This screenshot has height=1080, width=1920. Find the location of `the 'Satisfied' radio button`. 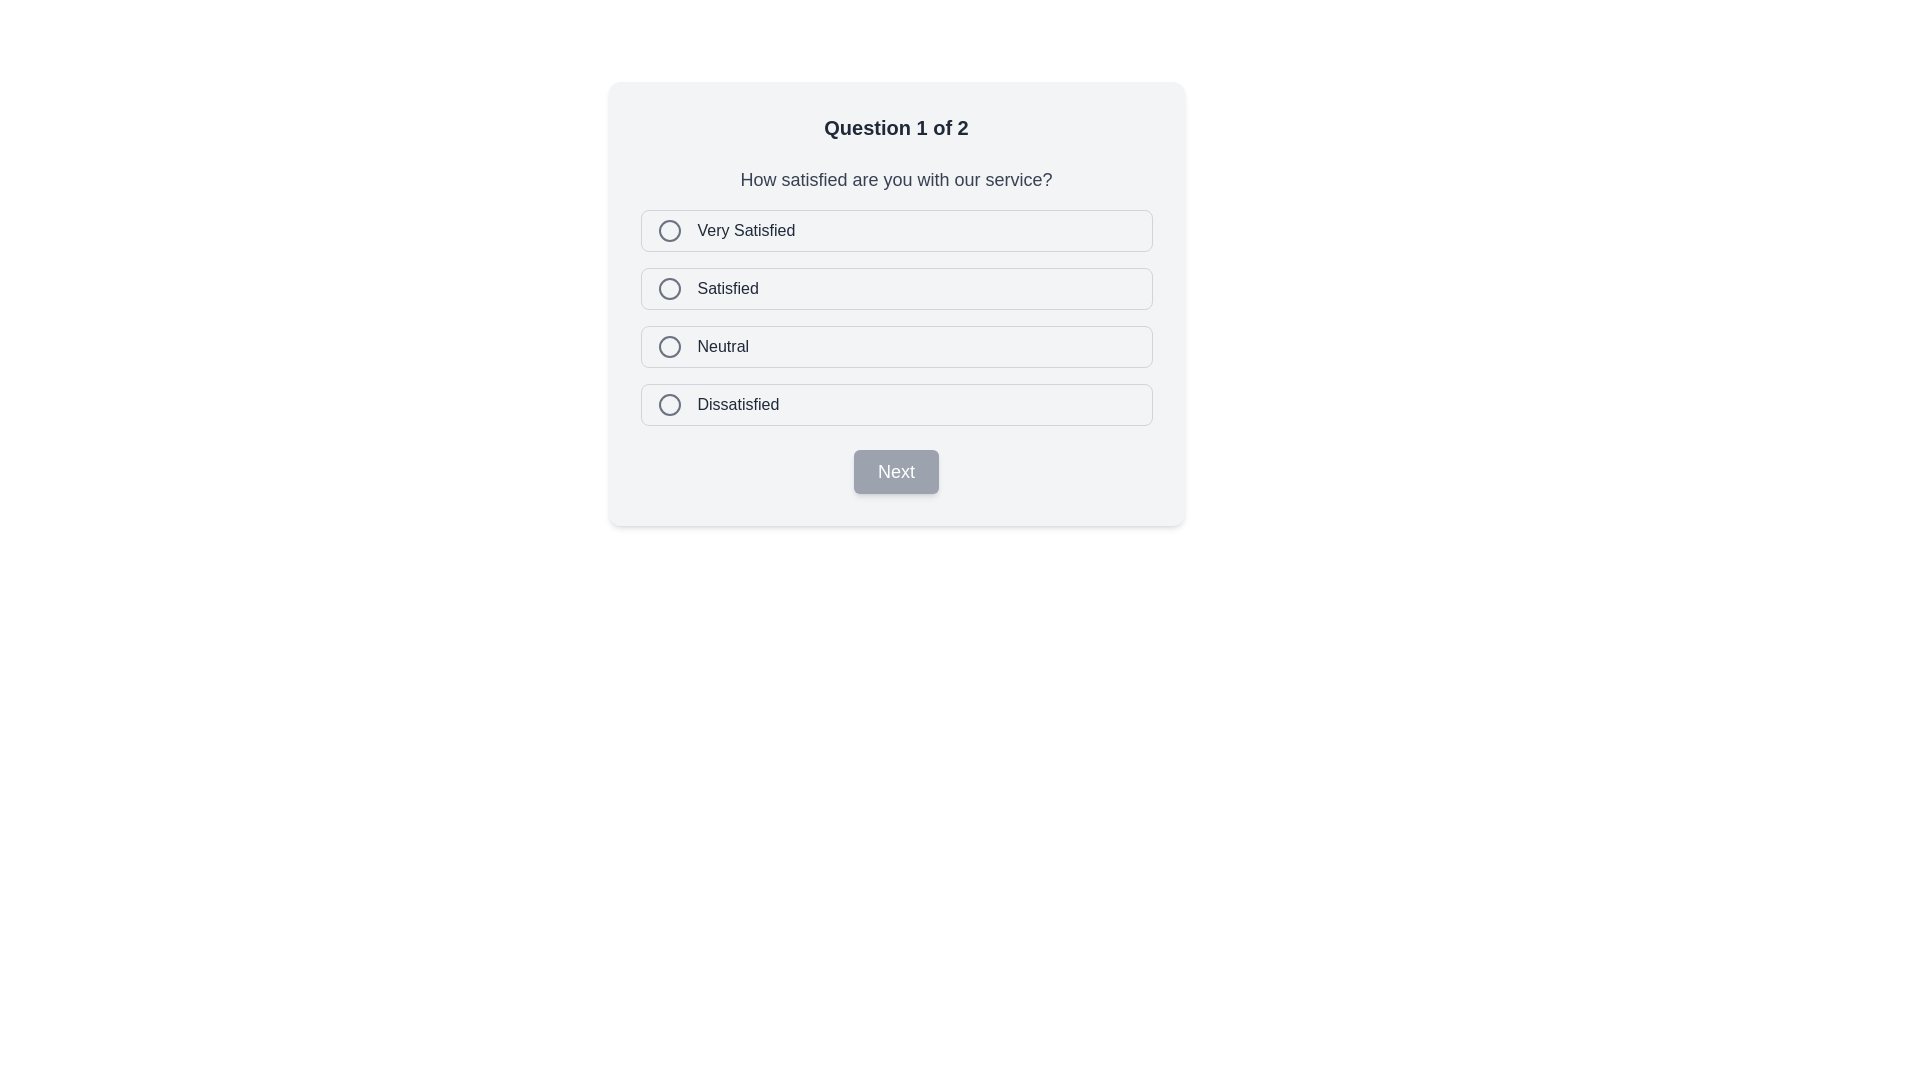

the 'Satisfied' radio button is located at coordinates (895, 289).